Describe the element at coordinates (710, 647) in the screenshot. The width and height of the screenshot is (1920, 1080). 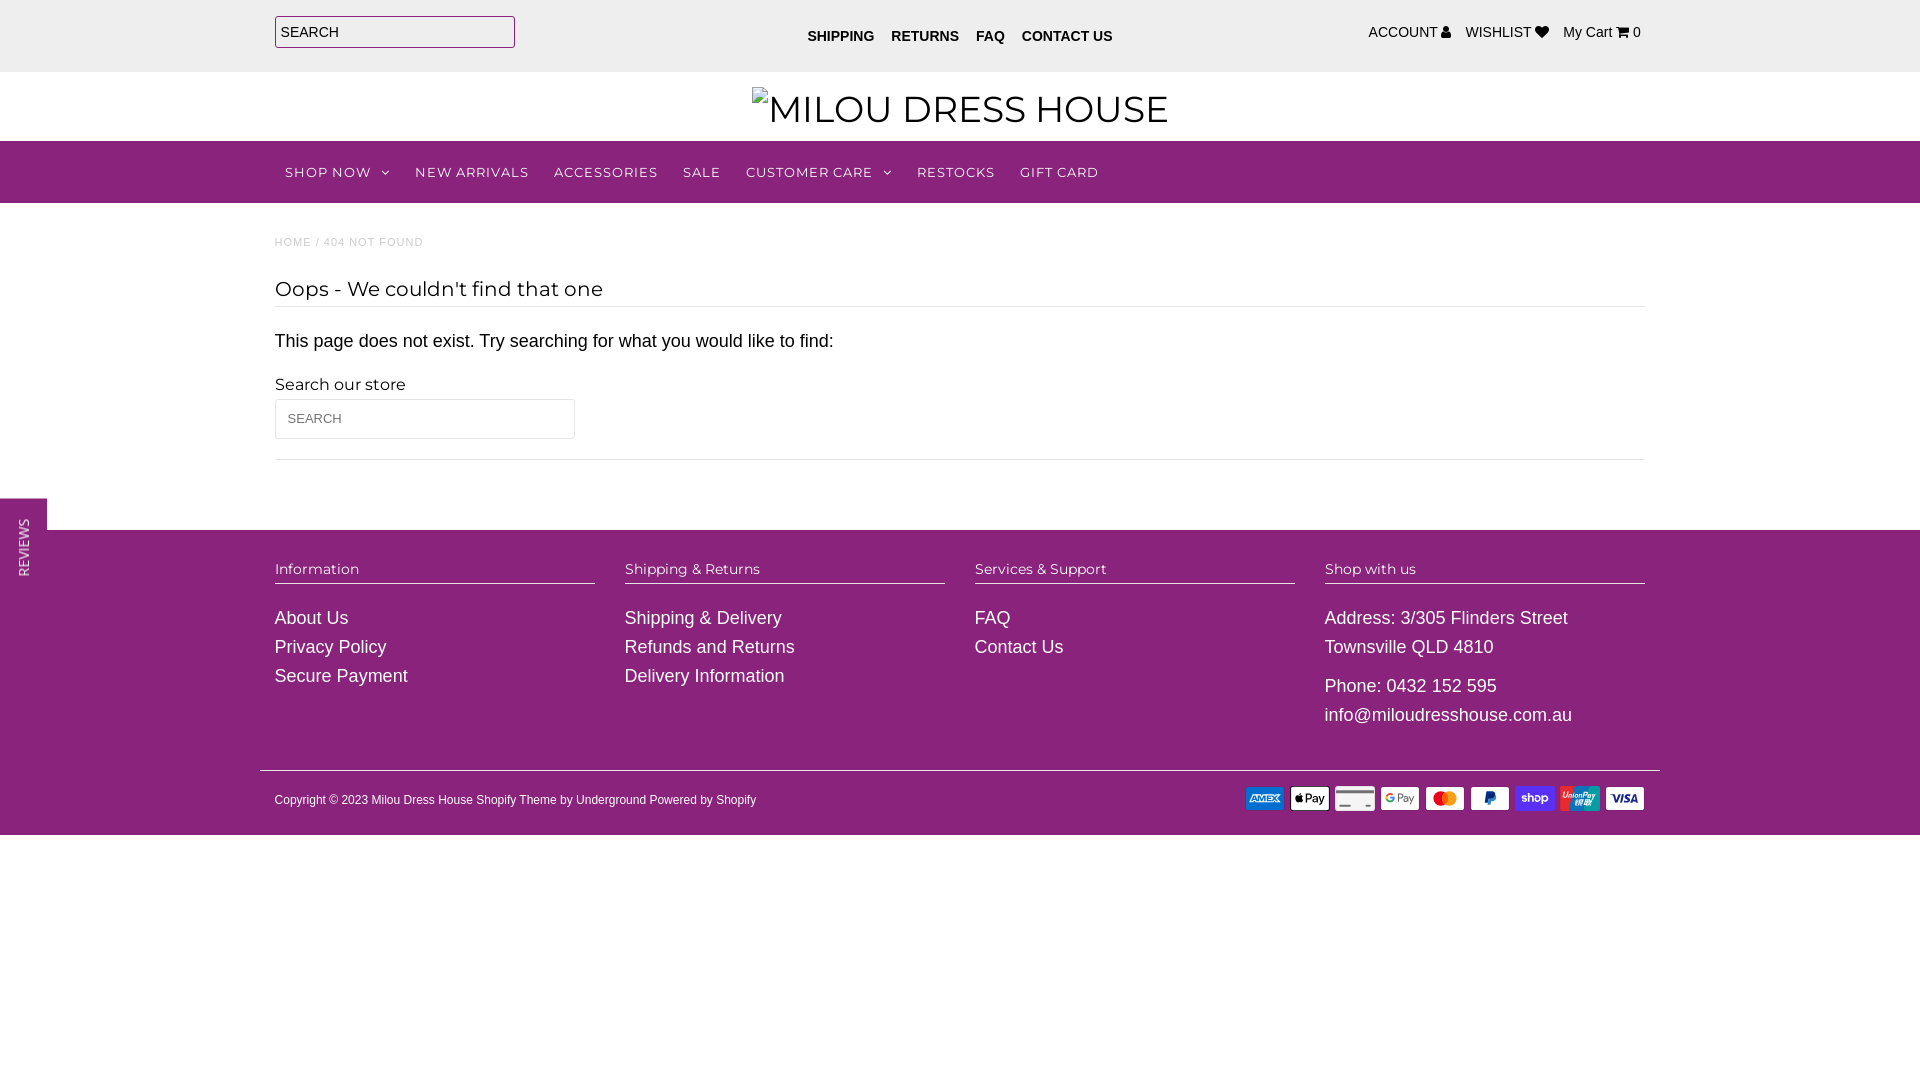
I see `'Refunds and Returns'` at that location.